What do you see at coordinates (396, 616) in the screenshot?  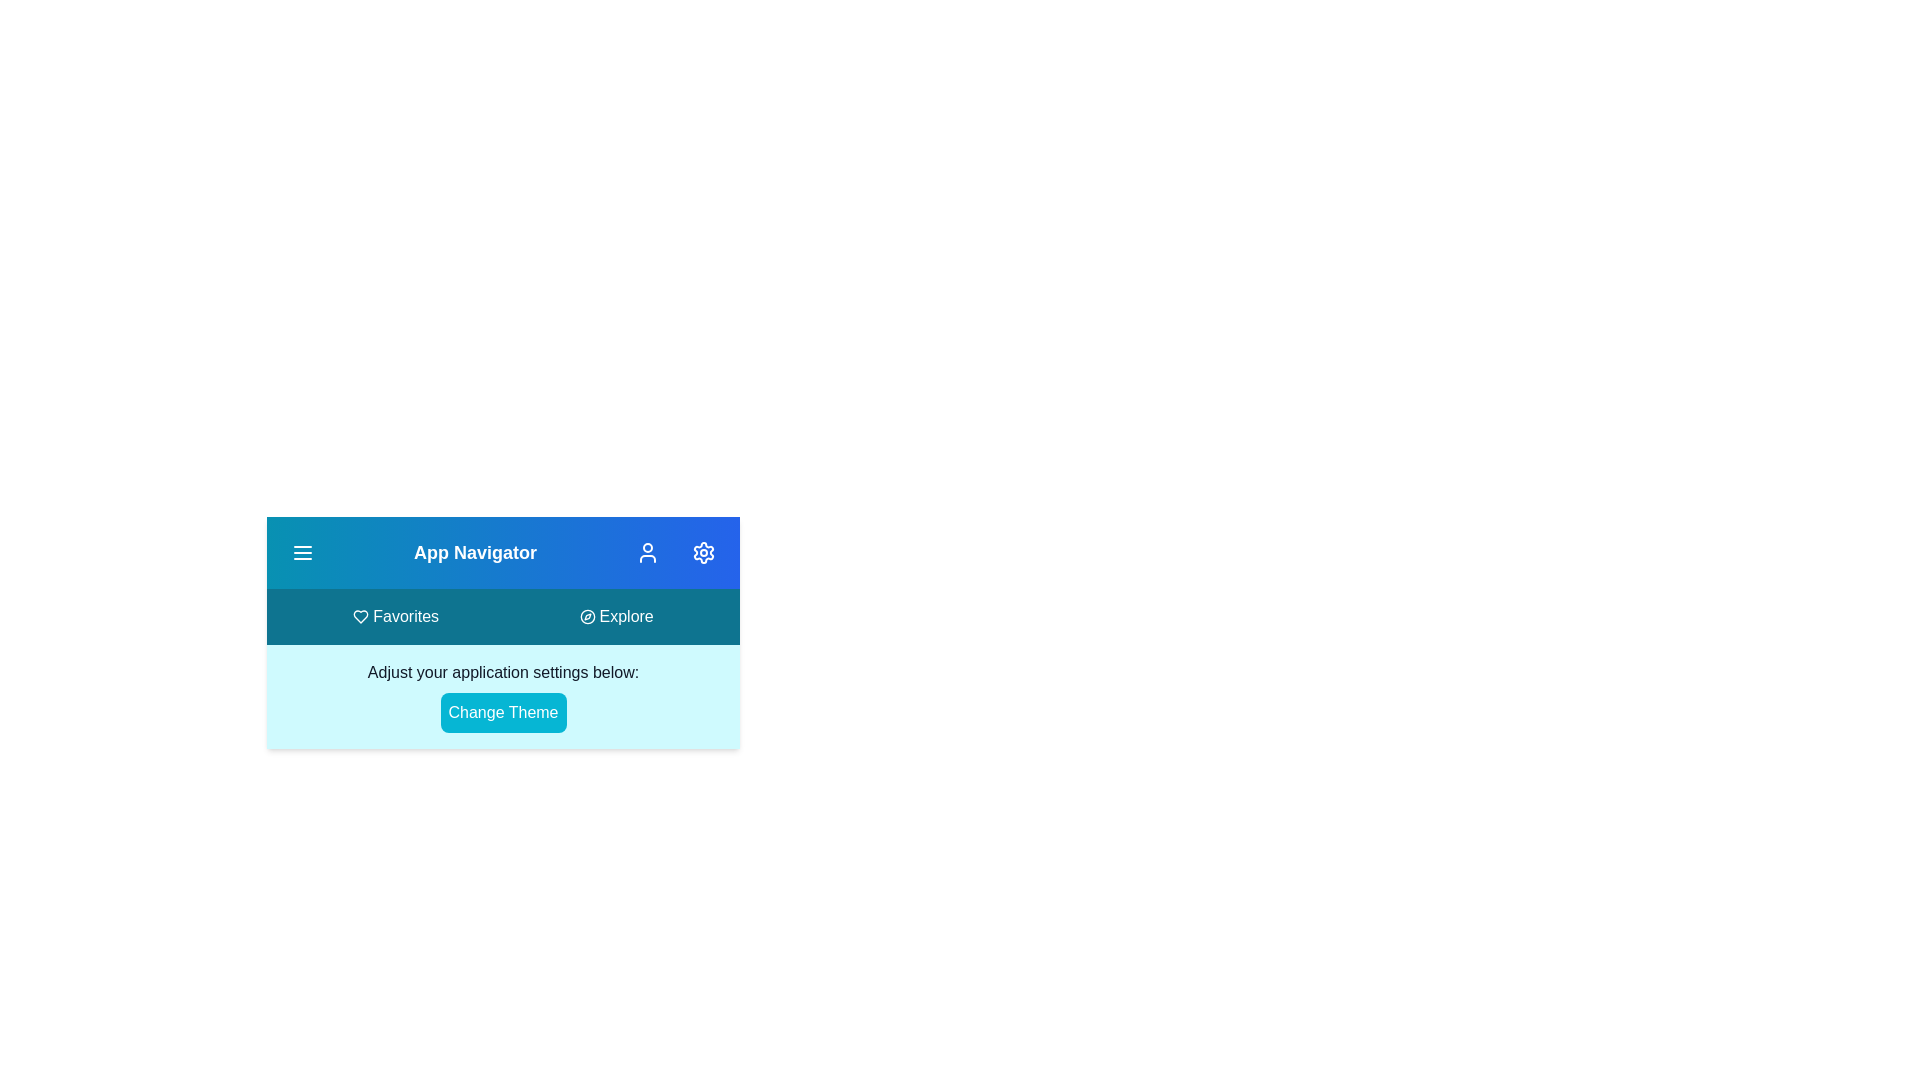 I see `the favorites navigation button located in the navigation header section` at bounding box center [396, 616].